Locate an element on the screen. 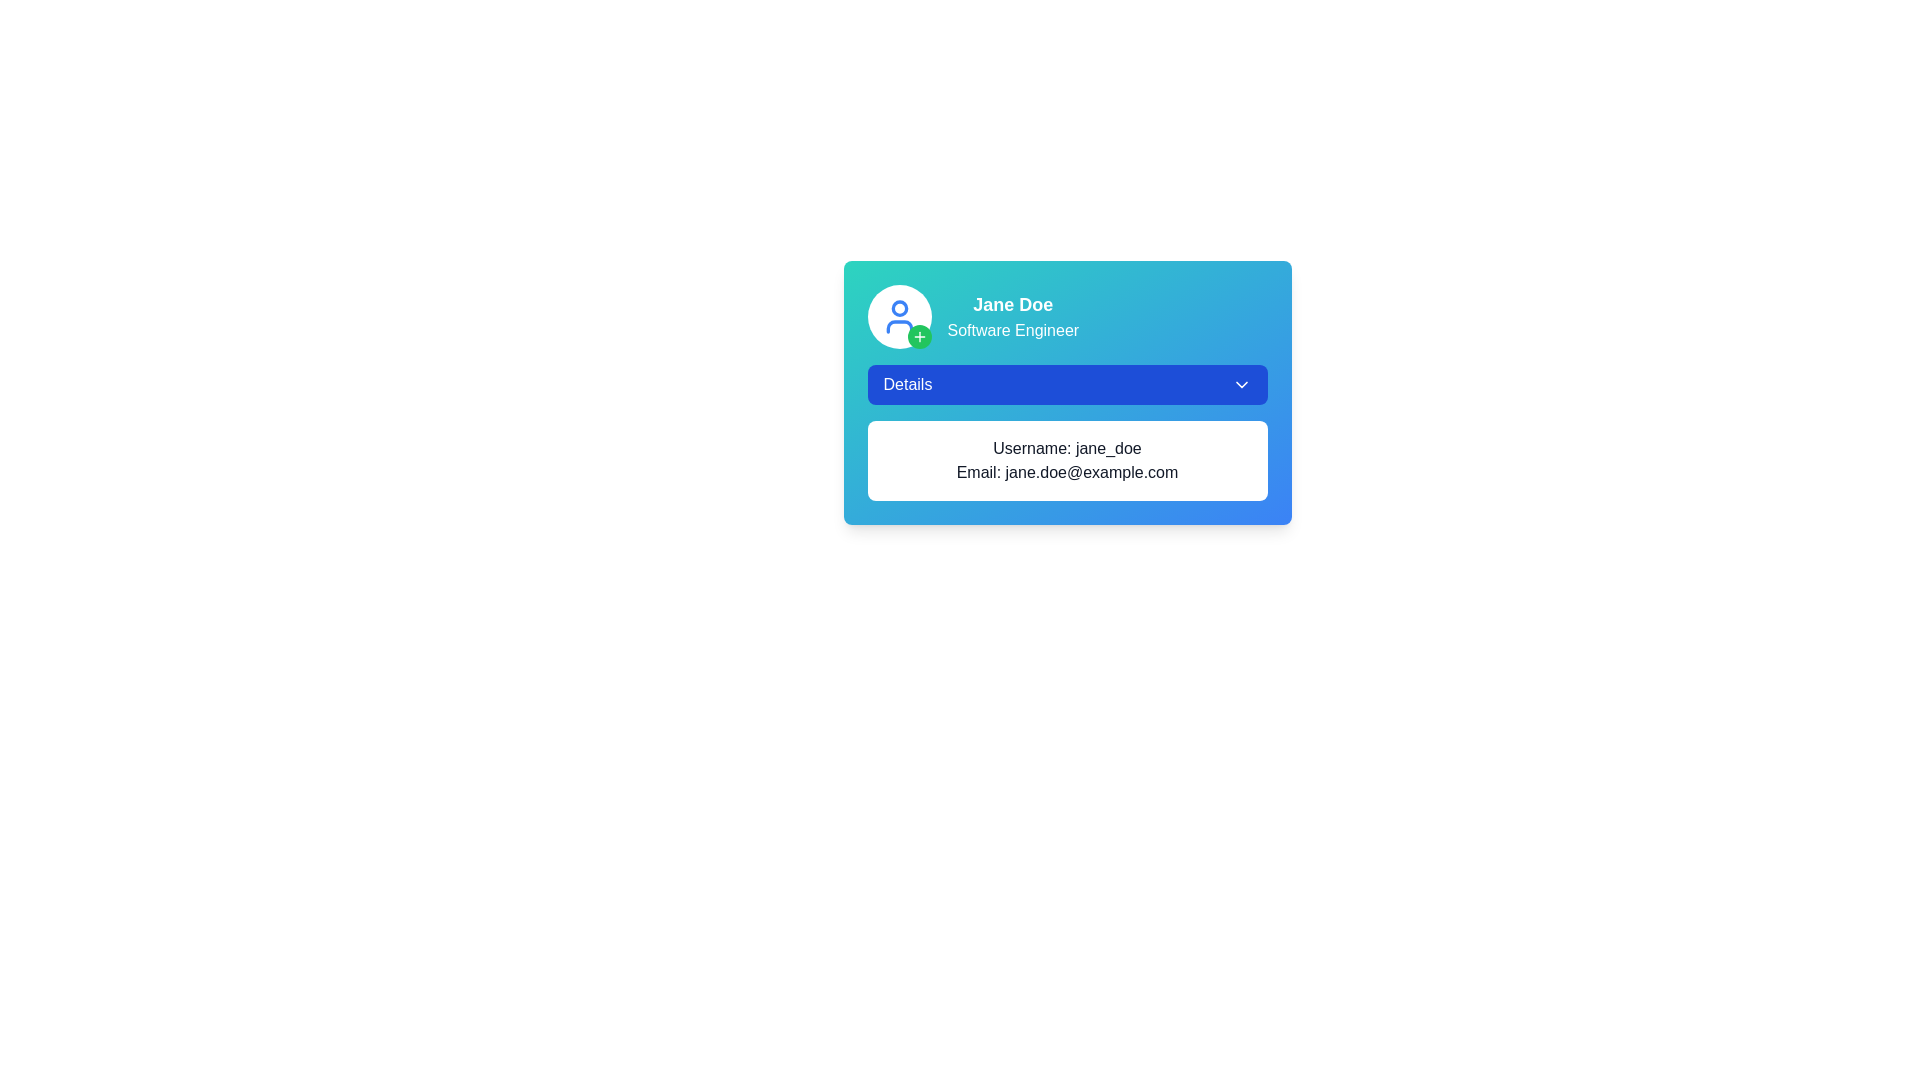 The image size is (1920, 1080). the text label that displays 'Username: jane_doe', which is styled in dark gray on a white background, located within a white rounded rectangle box above the email text and below the blue dropdown menu labeled 'Details' is located at coordinates (1066, 447).